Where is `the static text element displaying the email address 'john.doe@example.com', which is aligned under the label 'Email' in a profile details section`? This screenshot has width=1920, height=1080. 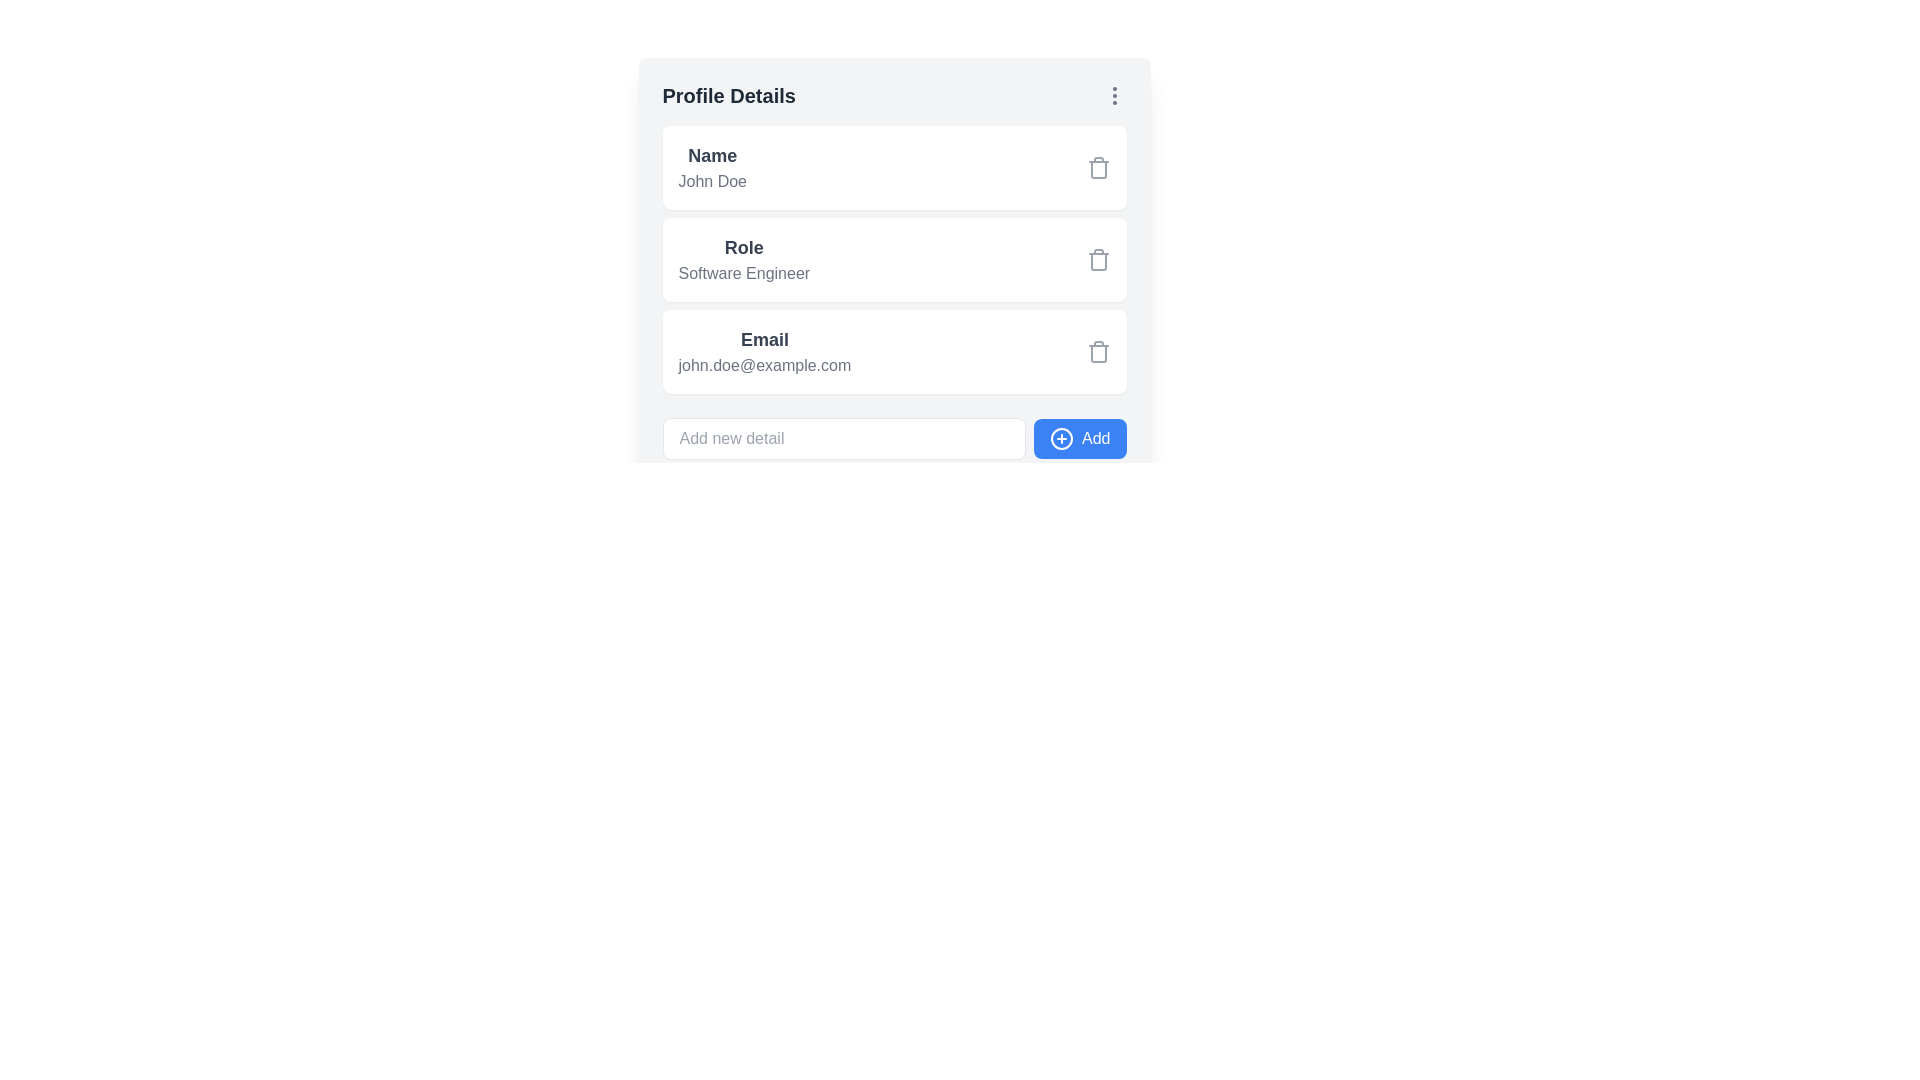
the static text element displaying the email address 'john.doe@example.com', which is aligned under the label 'Email' in a profile details section is located at coordinates (763, 366).